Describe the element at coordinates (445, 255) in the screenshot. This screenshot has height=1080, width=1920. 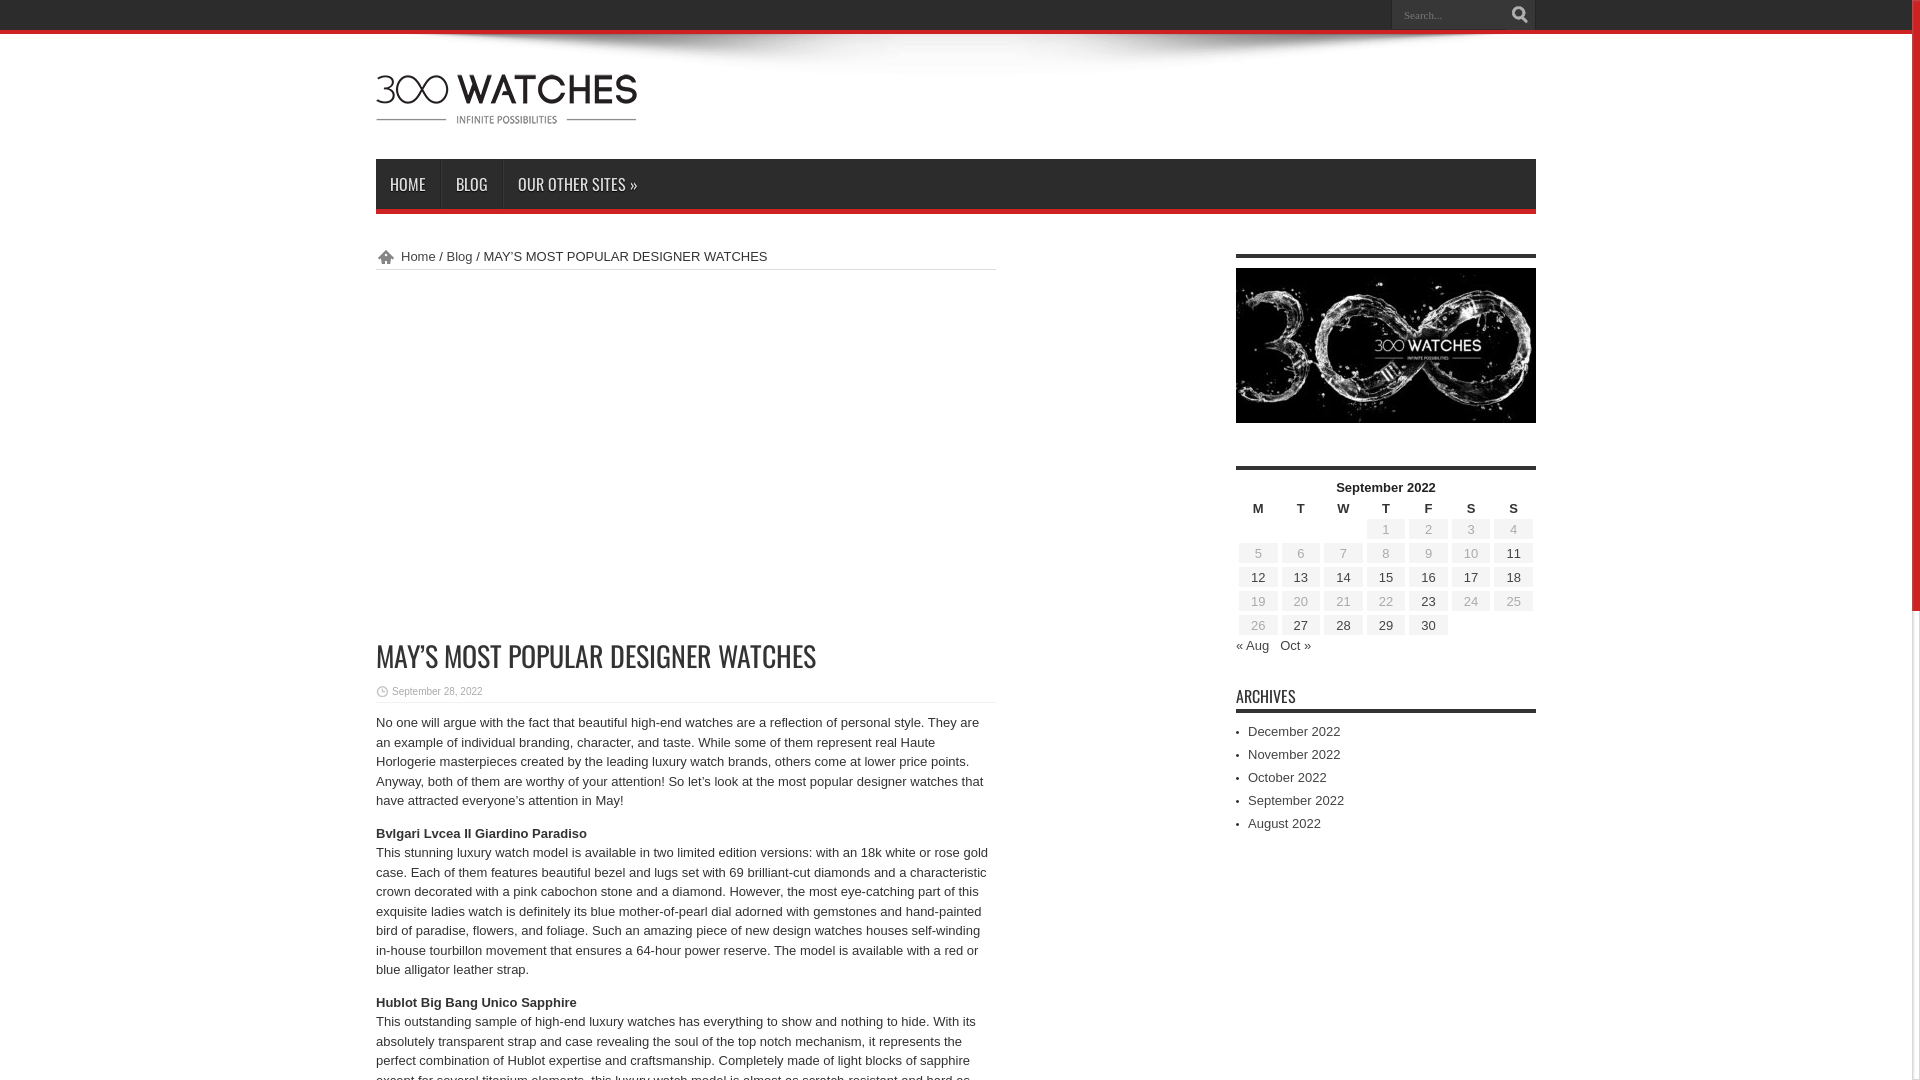
I see `'Blog'` at that location.